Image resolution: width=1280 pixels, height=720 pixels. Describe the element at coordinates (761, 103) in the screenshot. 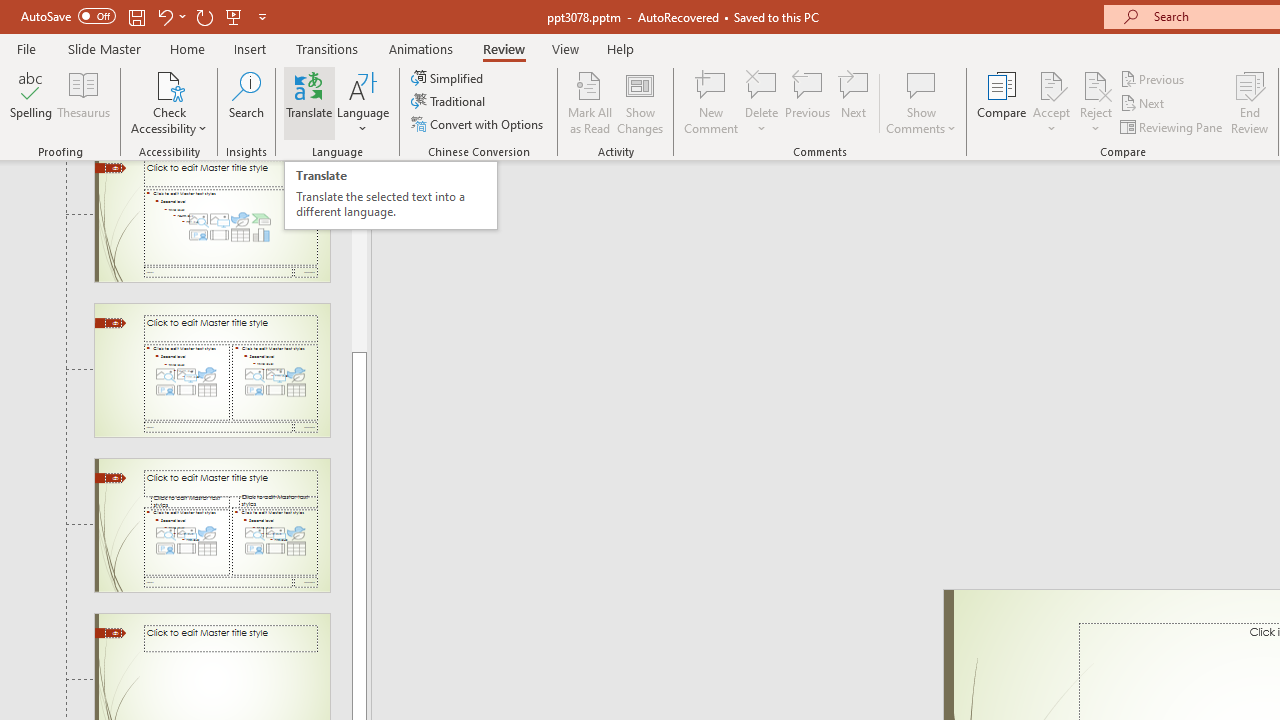

I see `'Delete'` at that location.